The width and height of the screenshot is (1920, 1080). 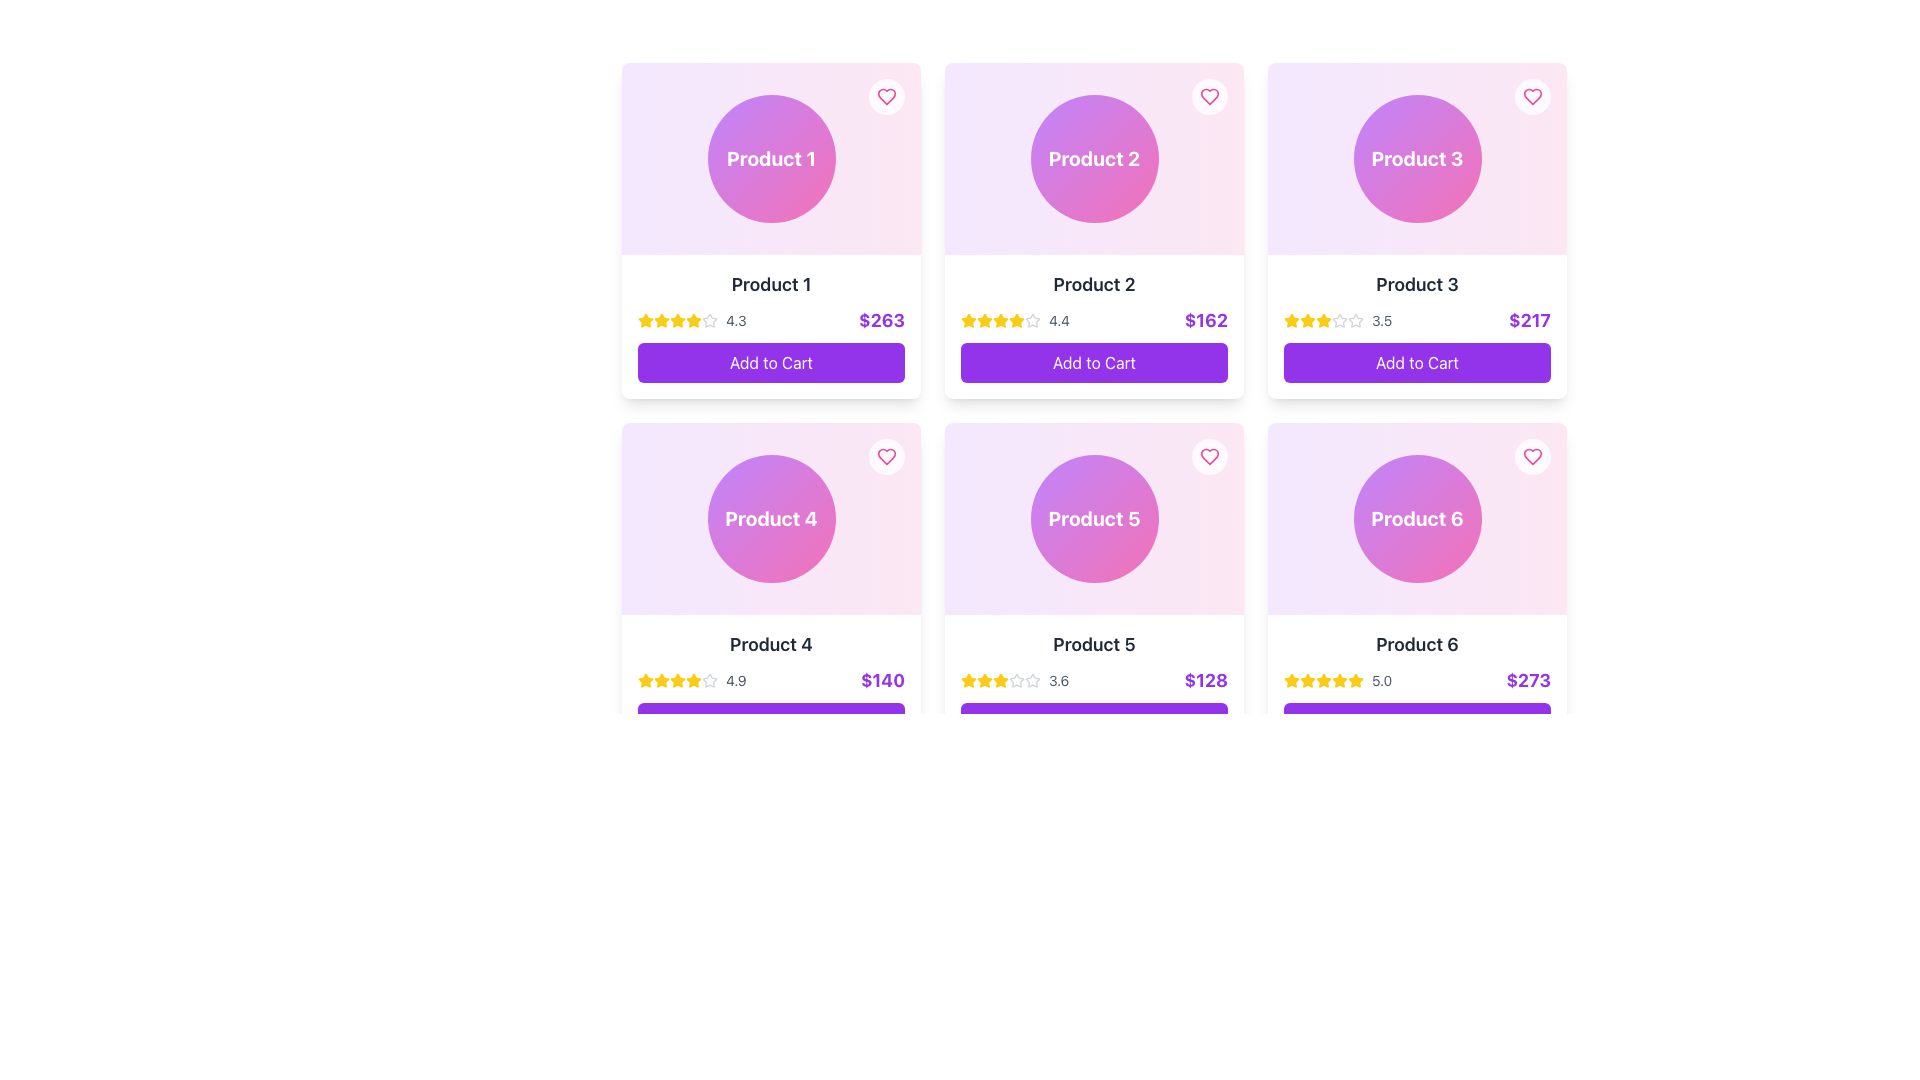 What do you see at coordinates (1531, 96) in the screenshot?
I see `the heart-shaped wishlist icon located at the top-right corner of 'Product 3'` at bounding box center [1531, 96].